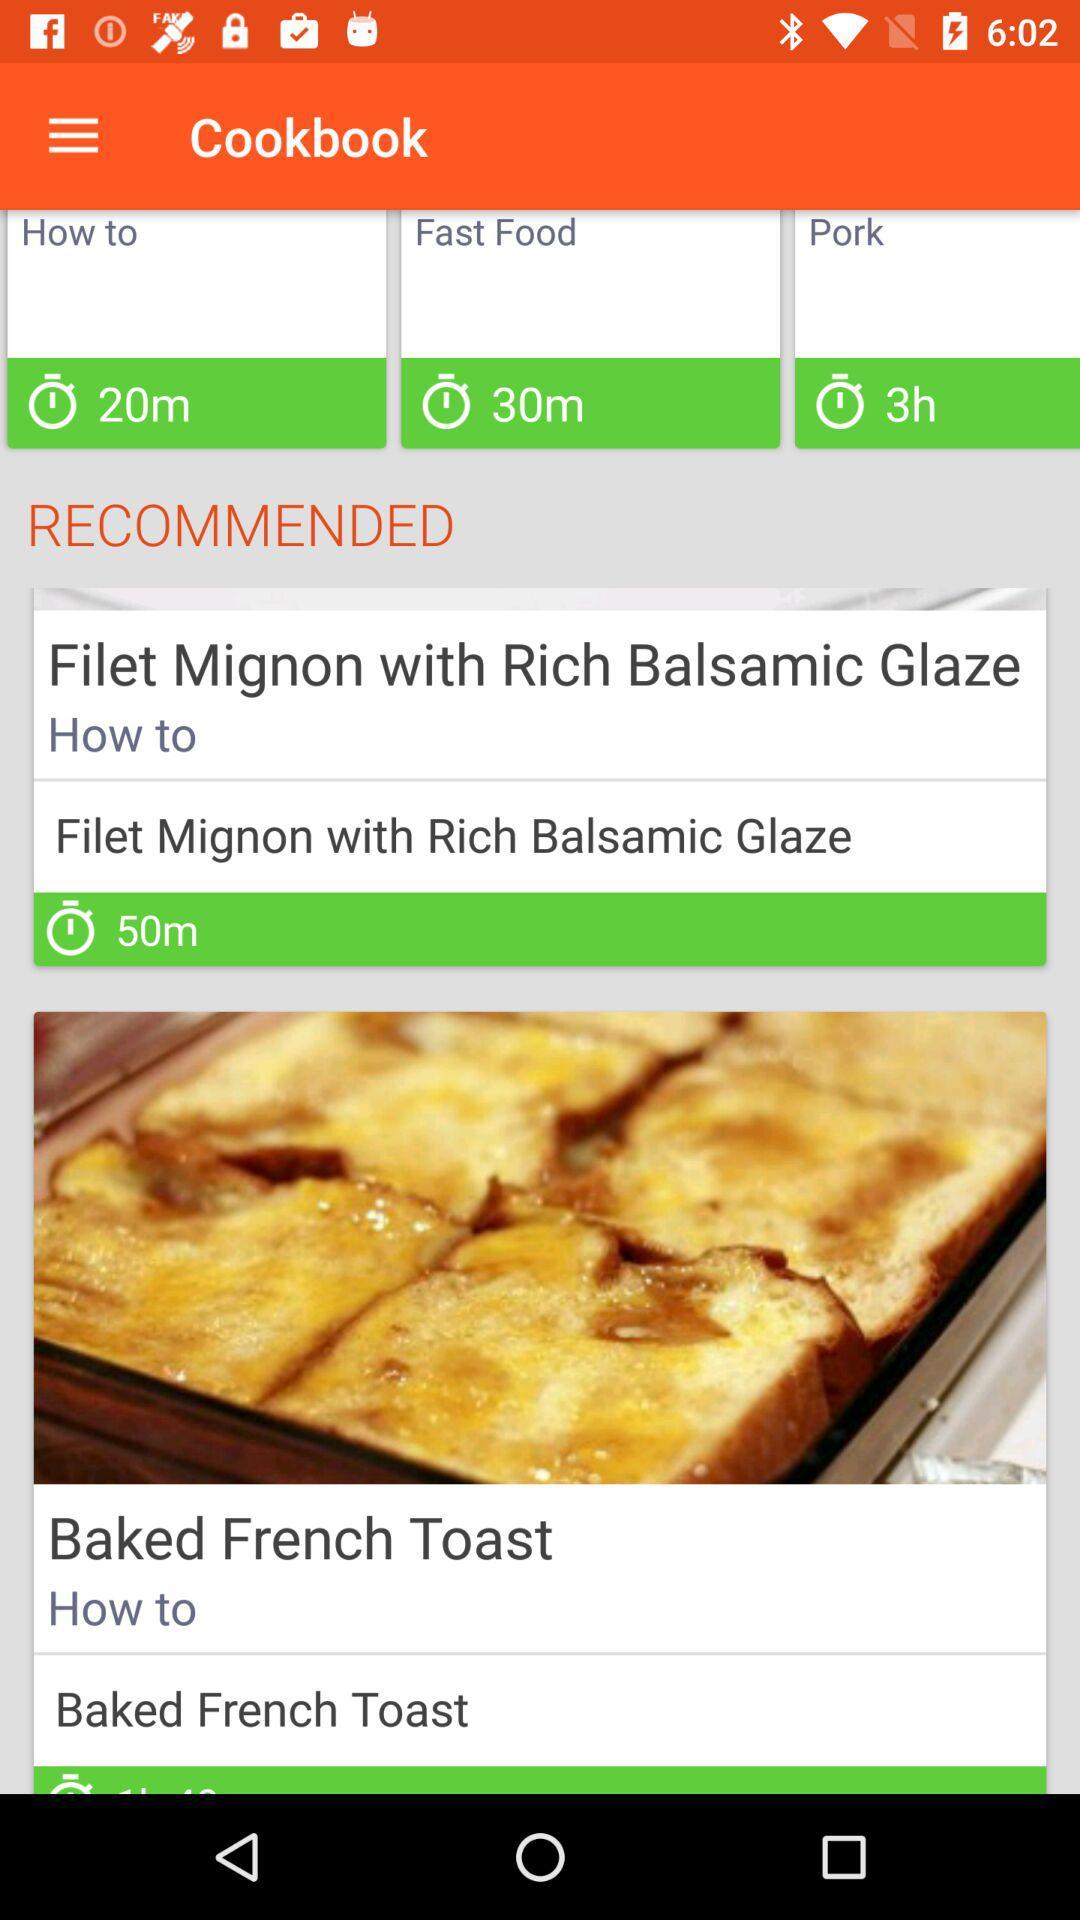 This screenshot has height=1920, width=1080. What do you see at coordinates (72, 135) in the screenshot?
I see `icon next to cookbook` at bounding box center [72, 135].